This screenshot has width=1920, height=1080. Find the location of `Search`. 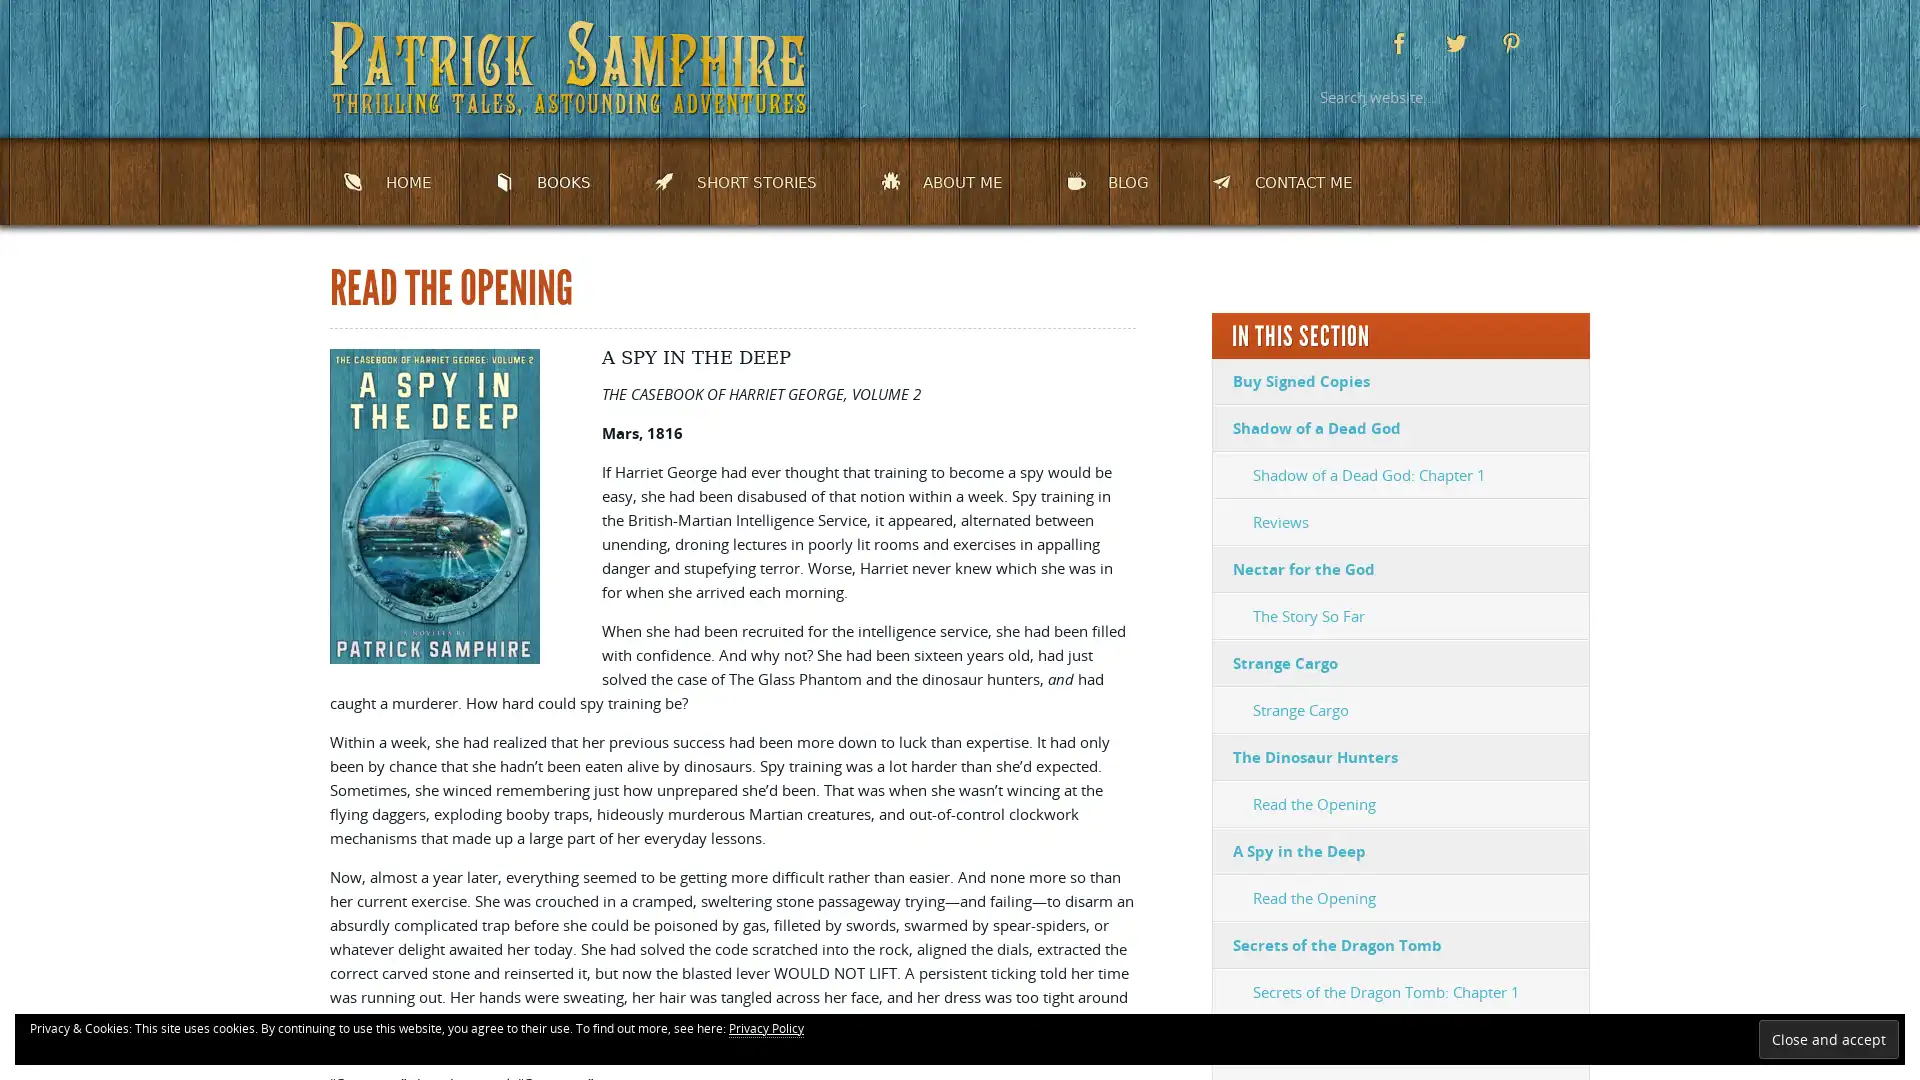

Search is located at coordinates (1565, 96).